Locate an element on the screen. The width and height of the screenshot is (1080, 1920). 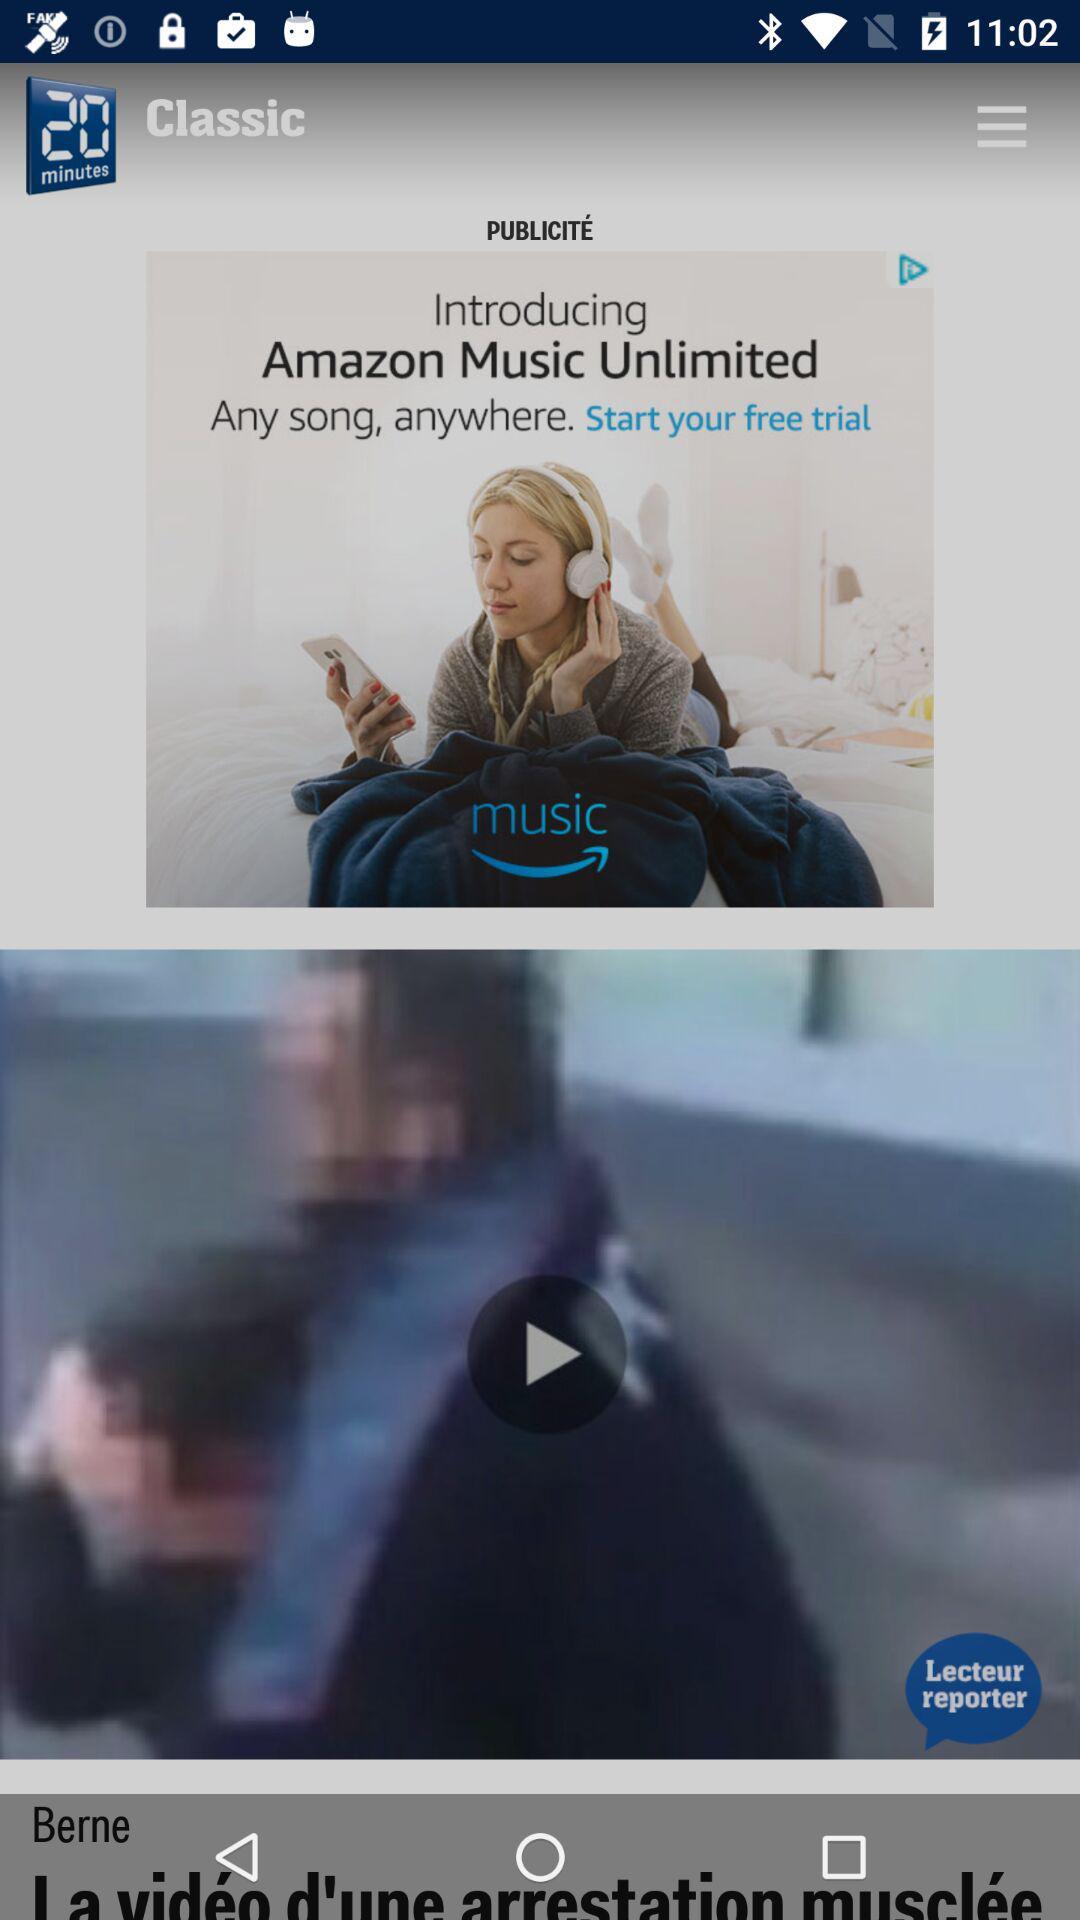
menu is located at coordinates (1001, 124).